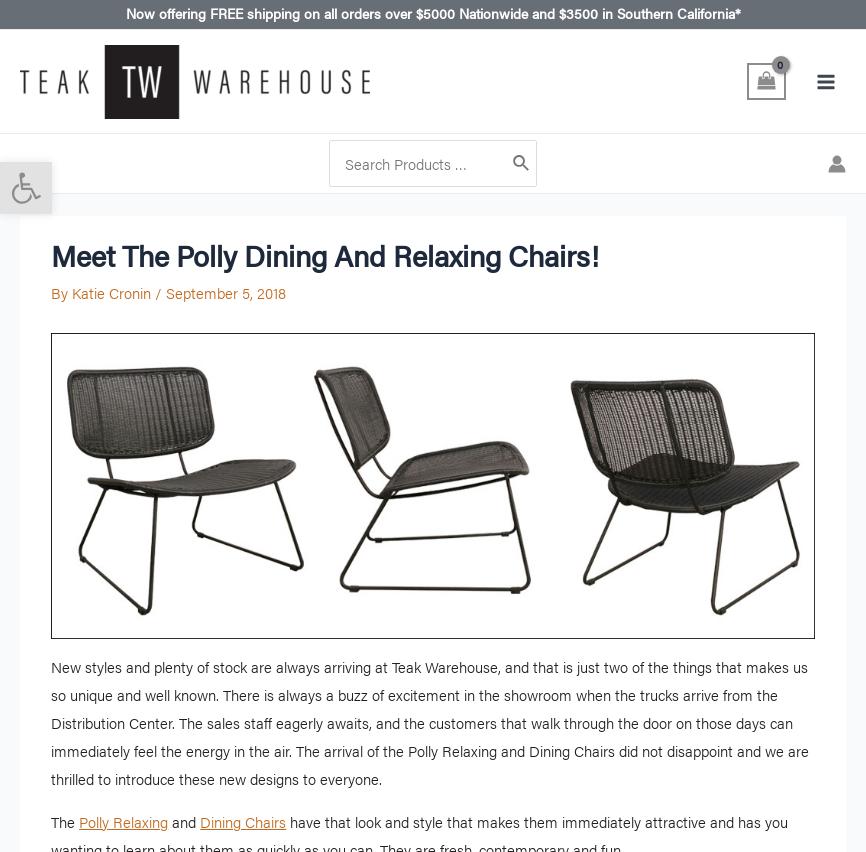 The width and height of the screenshot is (866, 852). Describe the element at coordinates (65, 820) in the screenshot. I see `'The'` at that location.